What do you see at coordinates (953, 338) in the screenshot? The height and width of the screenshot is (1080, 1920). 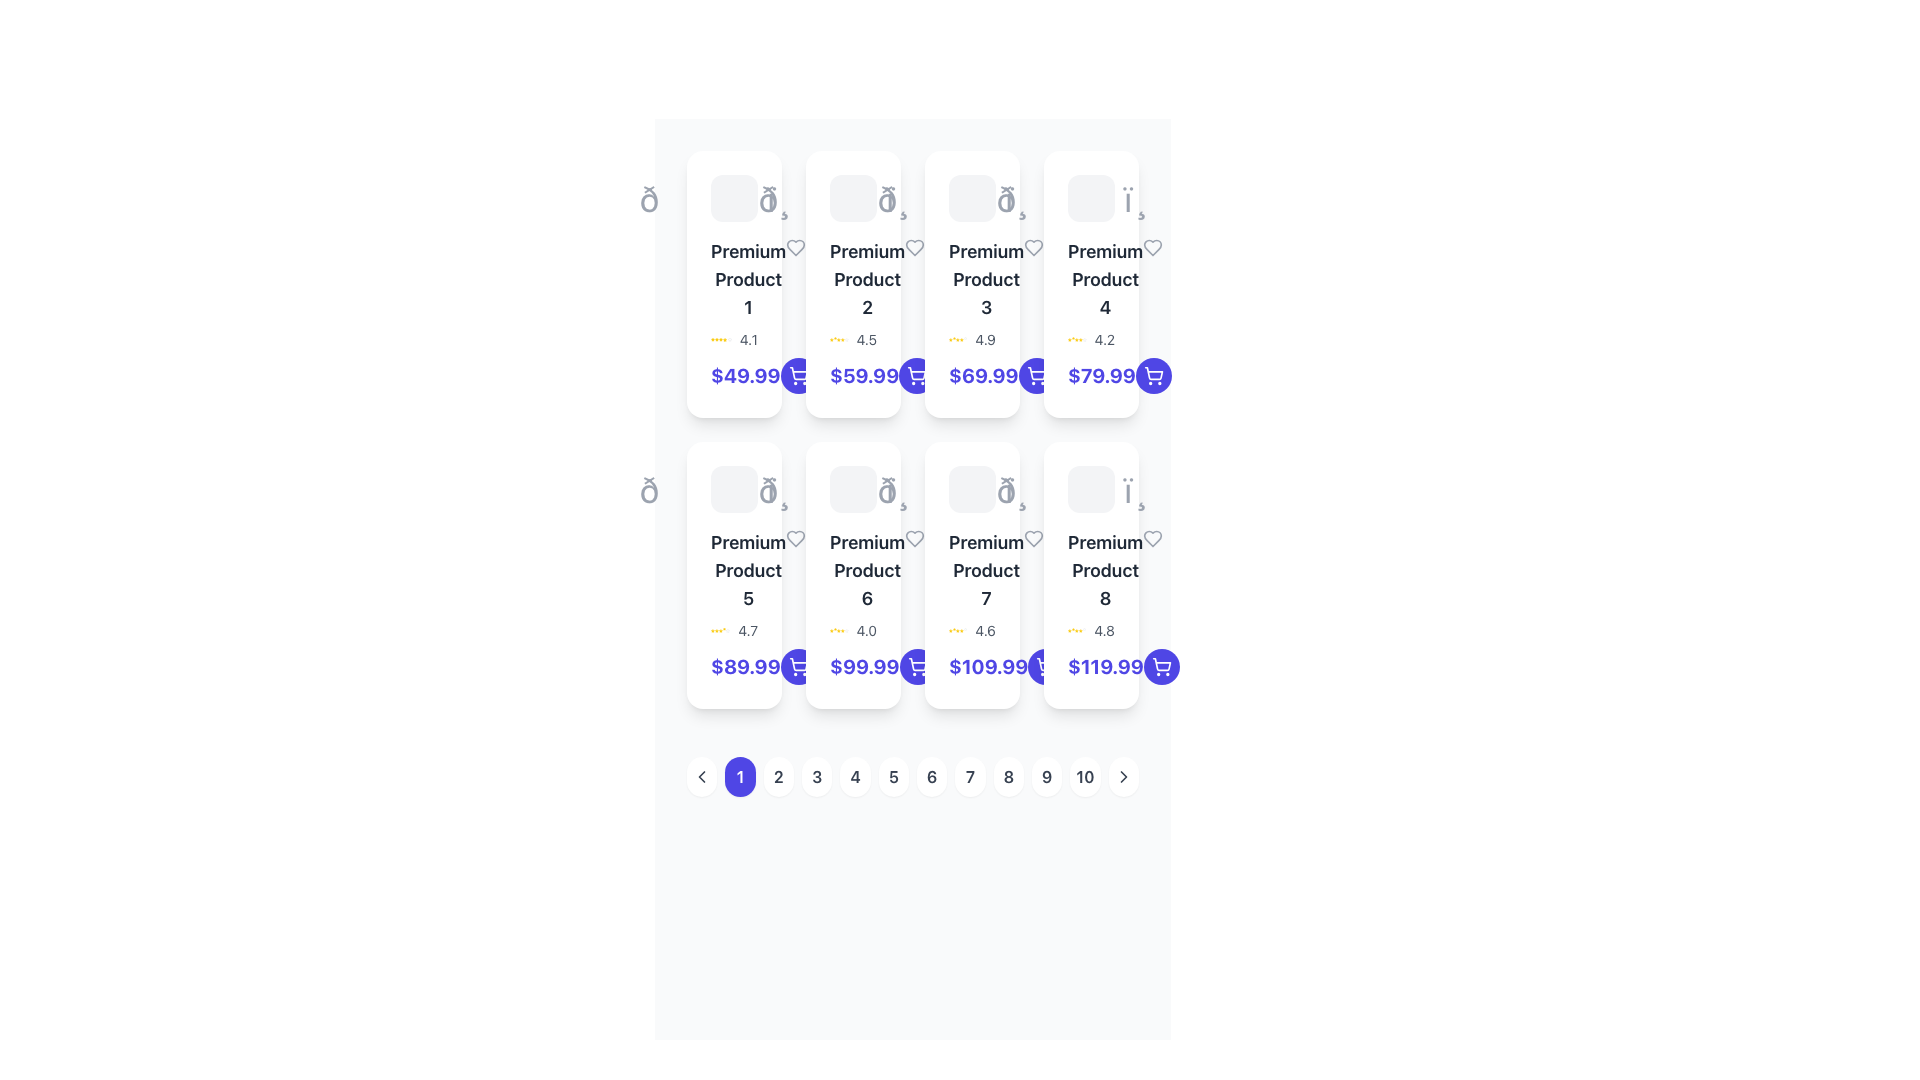 I see `the second star icon in the star-based rating system for the 'Premium Product 3' card, which visually indicates part of the rating score` at bounding box center [953, 338].